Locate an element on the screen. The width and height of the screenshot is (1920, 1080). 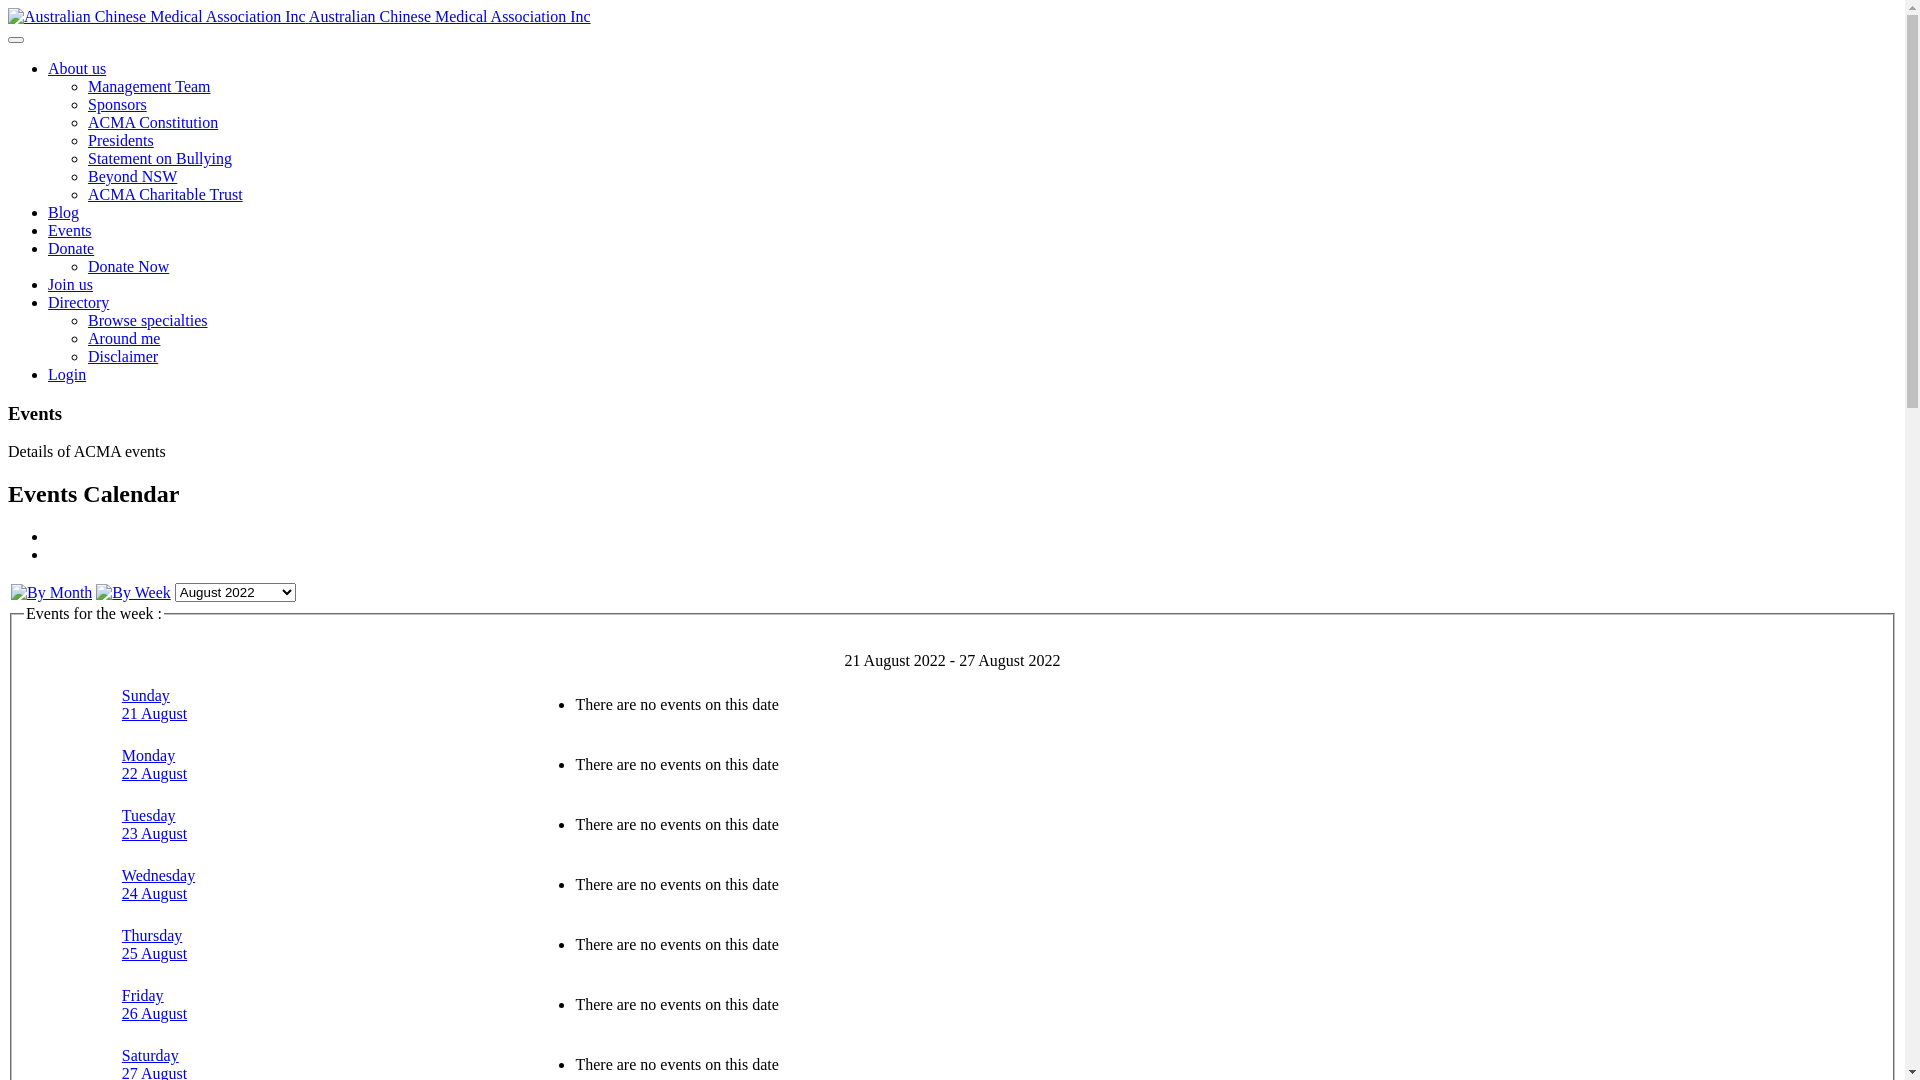
'Directory' is located at coordinates (78, 302).